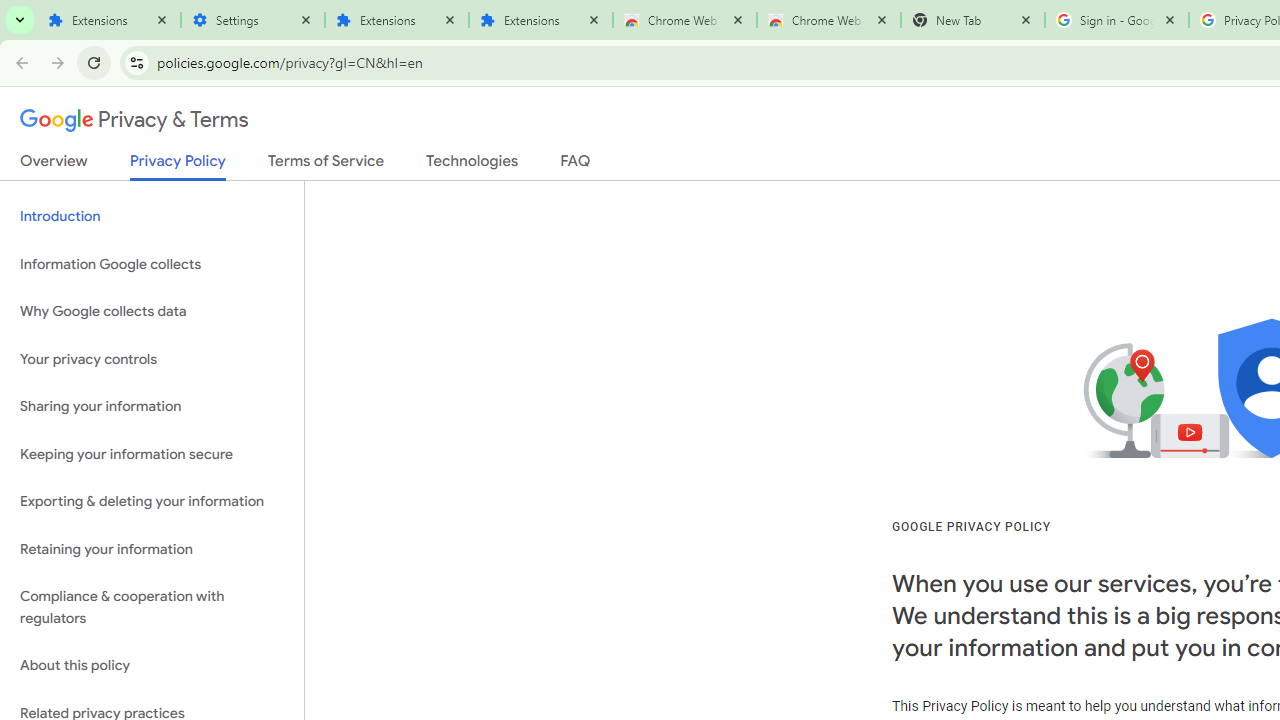 The width and height of the screenshot is (1280, 720). I want to click on 'Sign in - Google Accounts', so click(1115, 20).